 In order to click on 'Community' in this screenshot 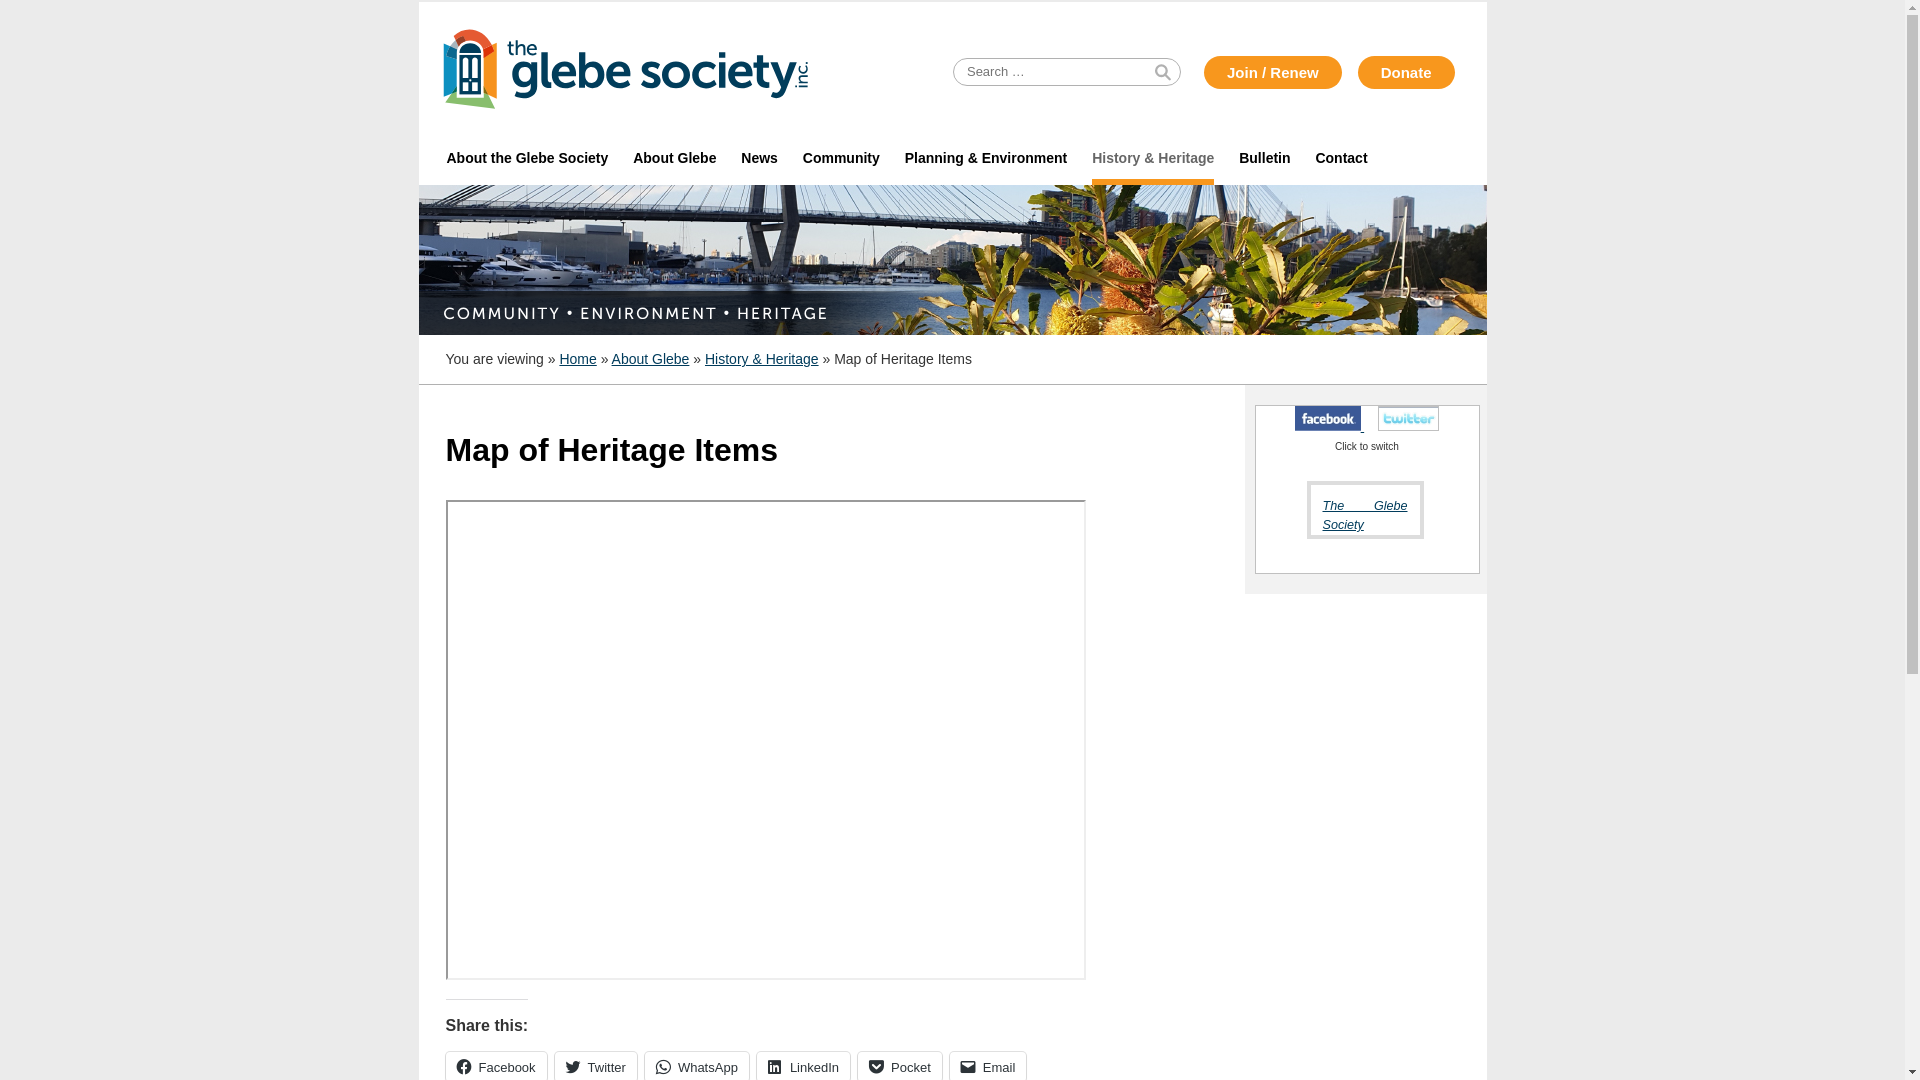, I will do `click(840, 157)`.